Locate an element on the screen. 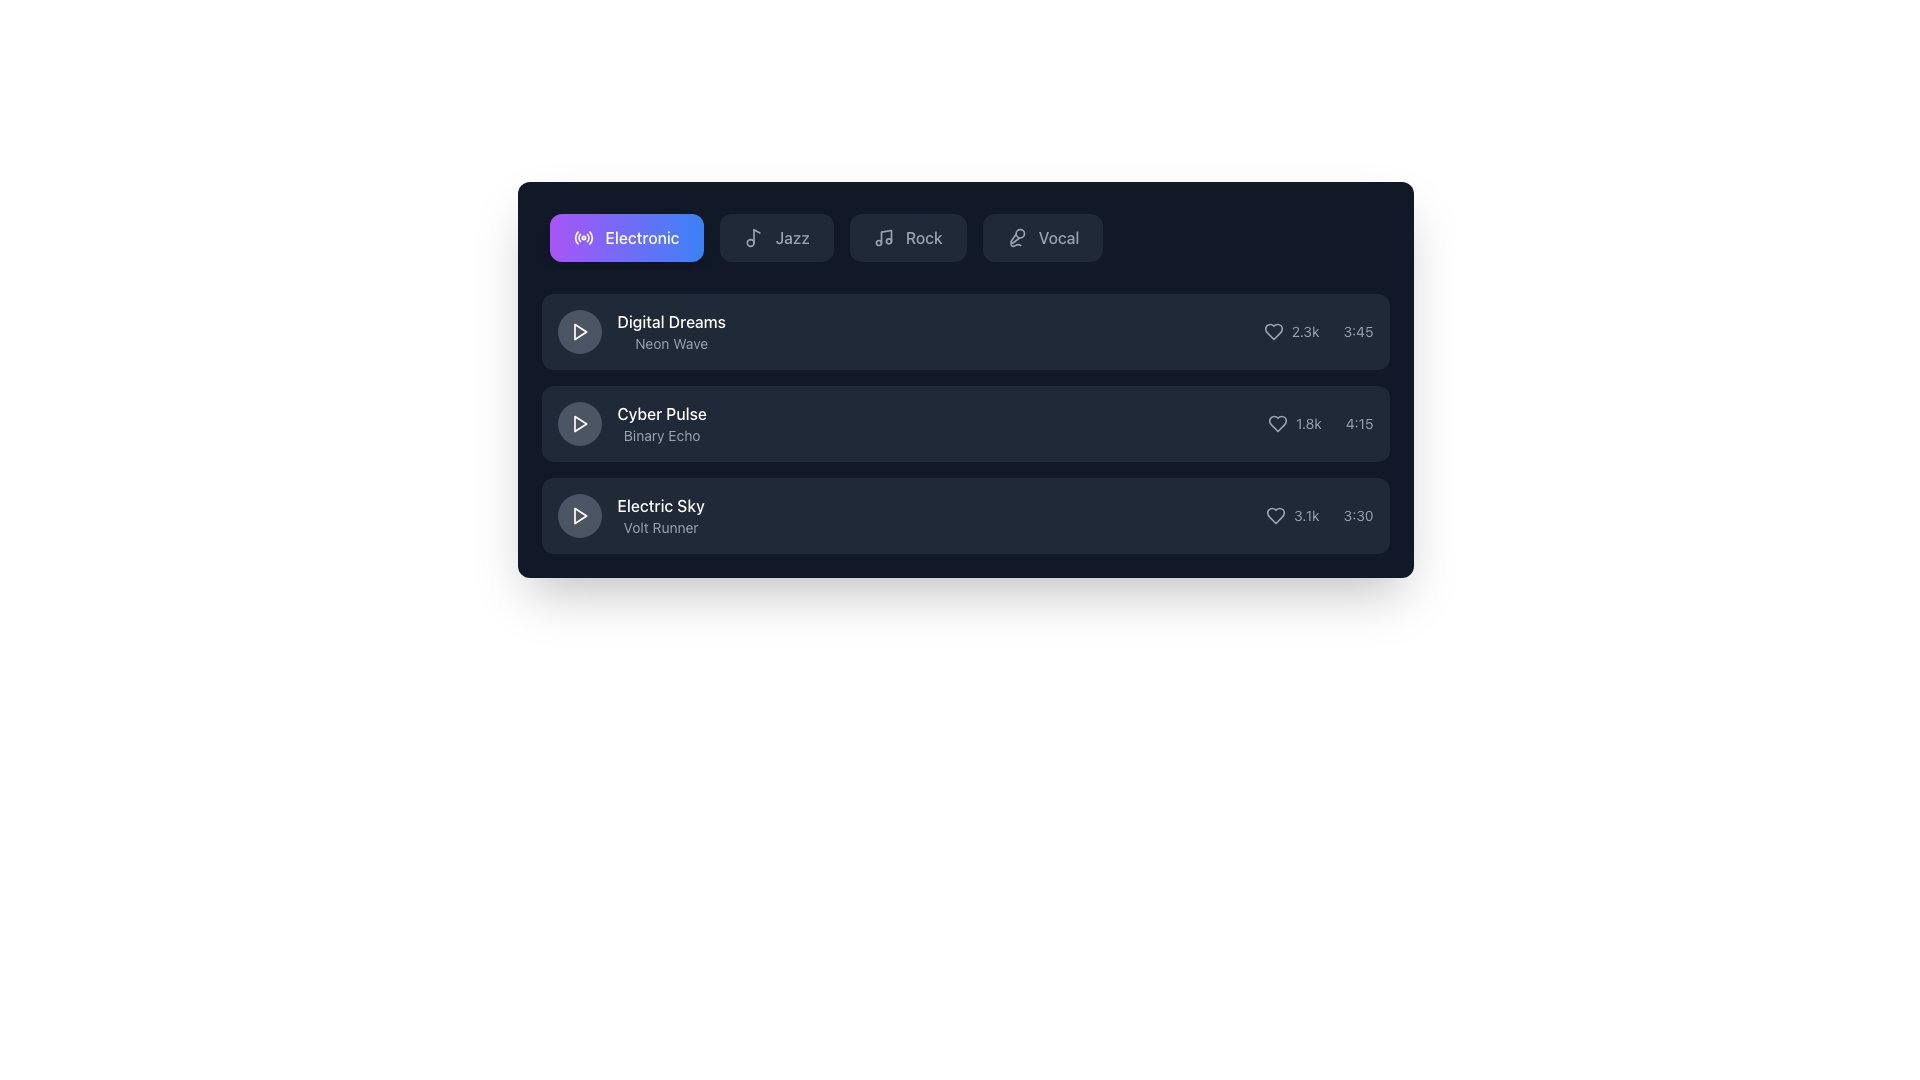 Image resolution: width=1920 pixels, height=1080 pixels. the heart-shaped icon button located on the right side of the 'Cyber Pulse' media item, which indicates user interaction like liking or favoriting is located at coordinates (1276, 423).